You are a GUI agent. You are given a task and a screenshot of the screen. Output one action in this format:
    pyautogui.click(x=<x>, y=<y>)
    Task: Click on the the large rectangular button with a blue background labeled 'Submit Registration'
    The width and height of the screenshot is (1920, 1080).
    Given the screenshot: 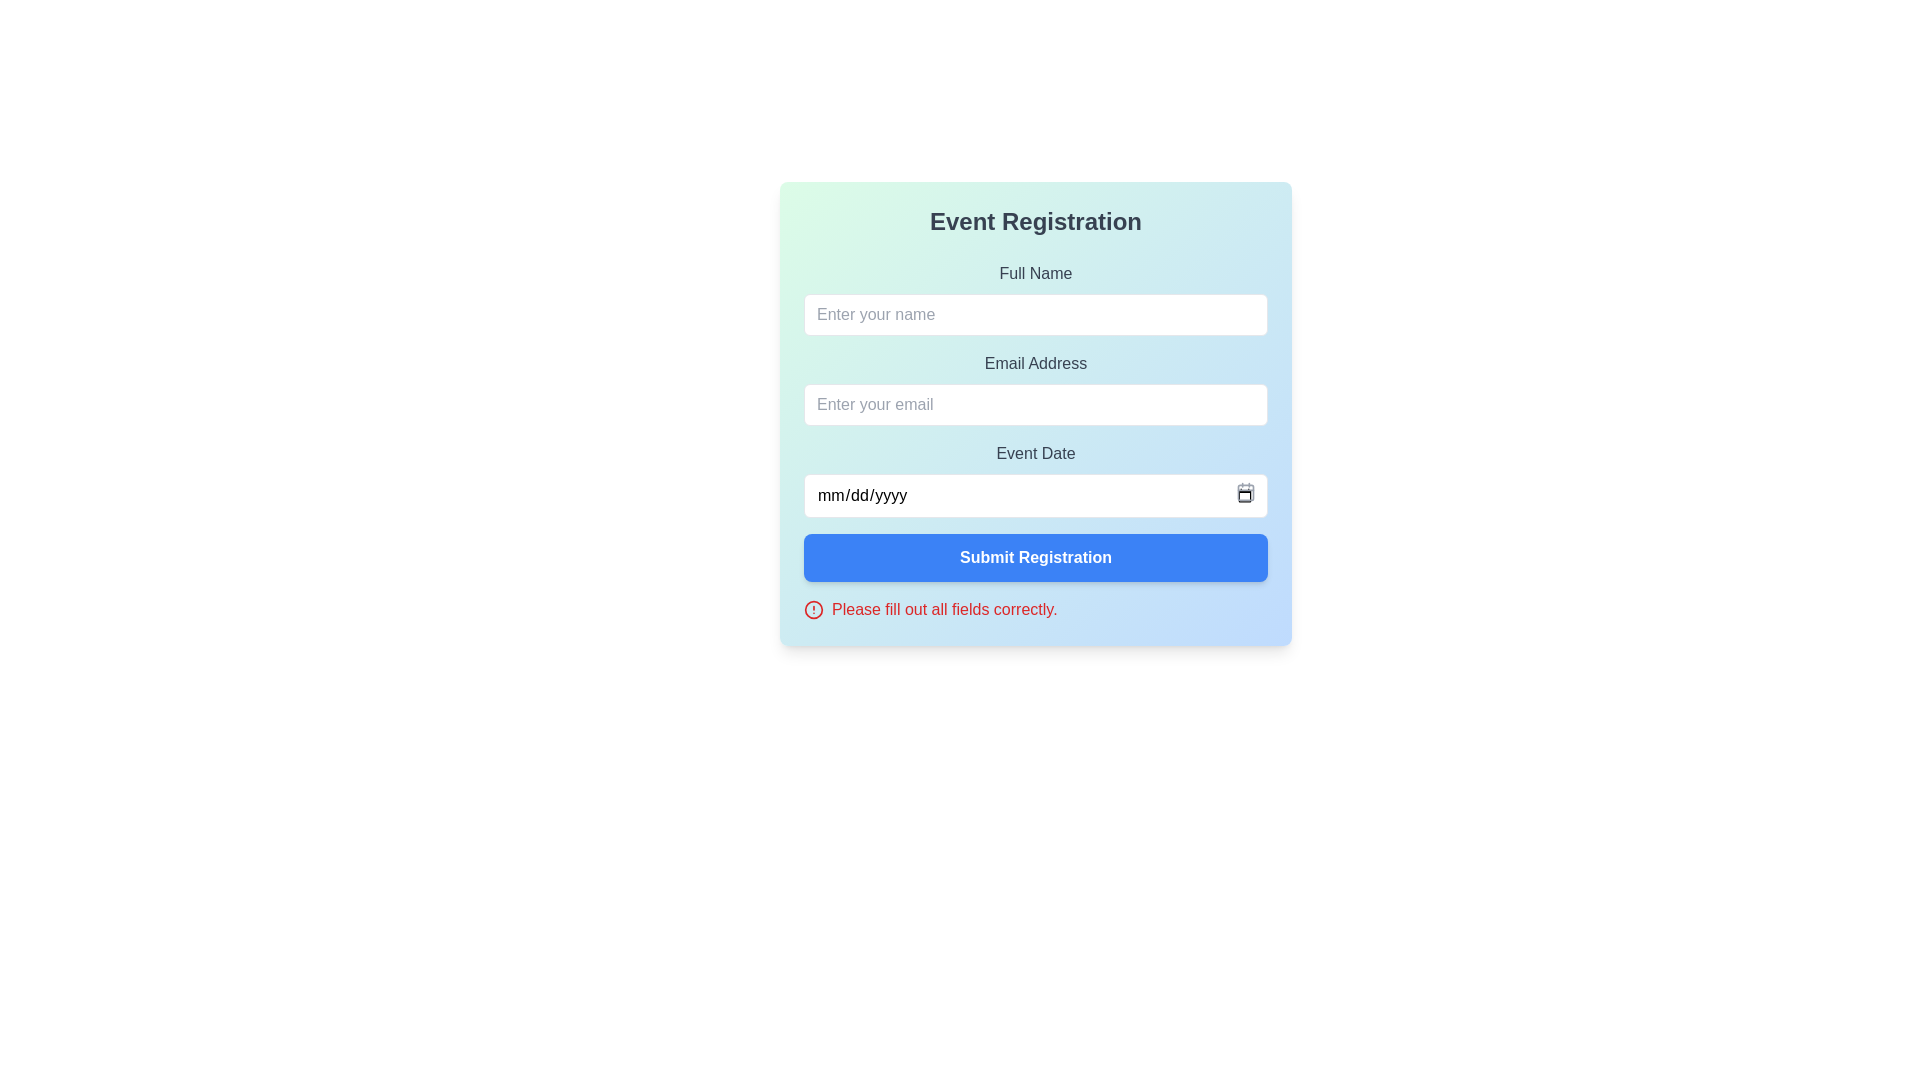 What is the action you would take?
    pyautogui.click(x=1036, y=558)
    